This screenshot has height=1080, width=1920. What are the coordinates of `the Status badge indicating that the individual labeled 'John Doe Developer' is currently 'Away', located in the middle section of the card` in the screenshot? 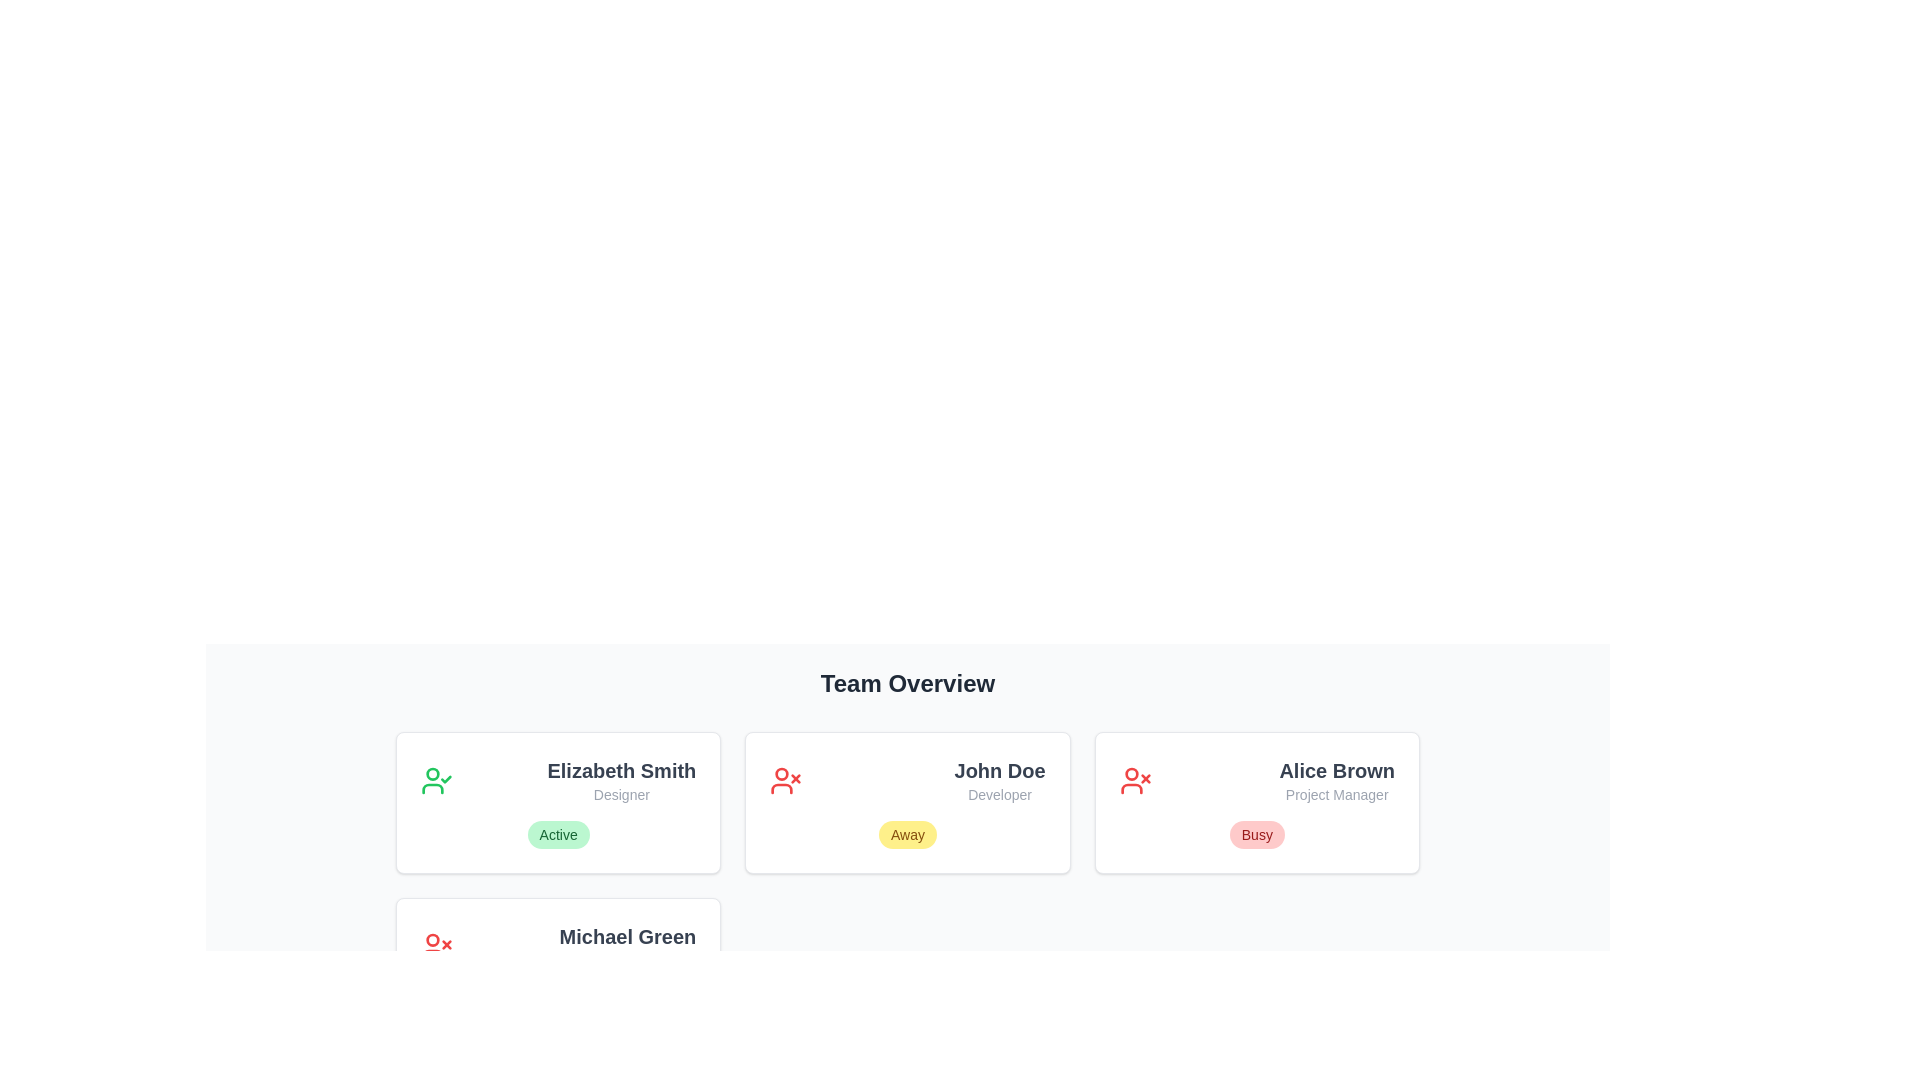 It's located at (906, 834).